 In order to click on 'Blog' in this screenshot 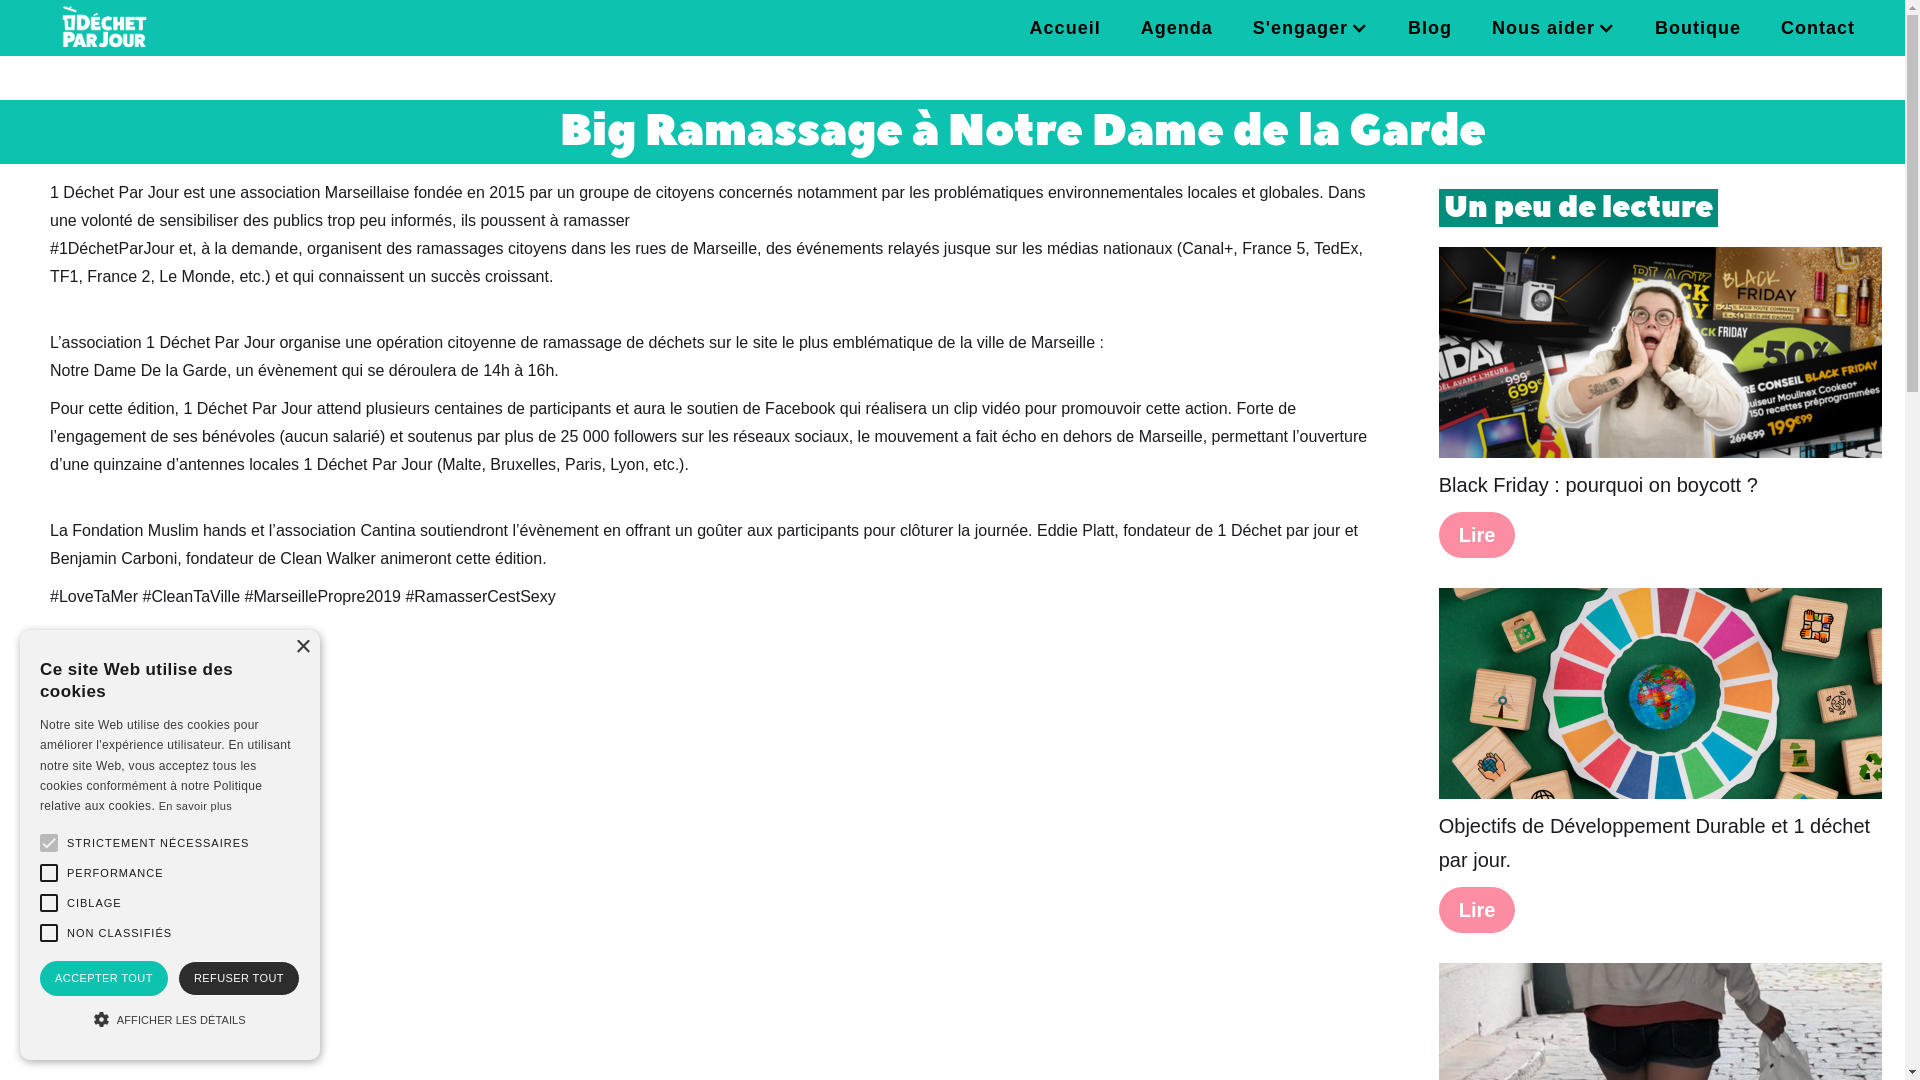, I will do `click(1429, 27)`.